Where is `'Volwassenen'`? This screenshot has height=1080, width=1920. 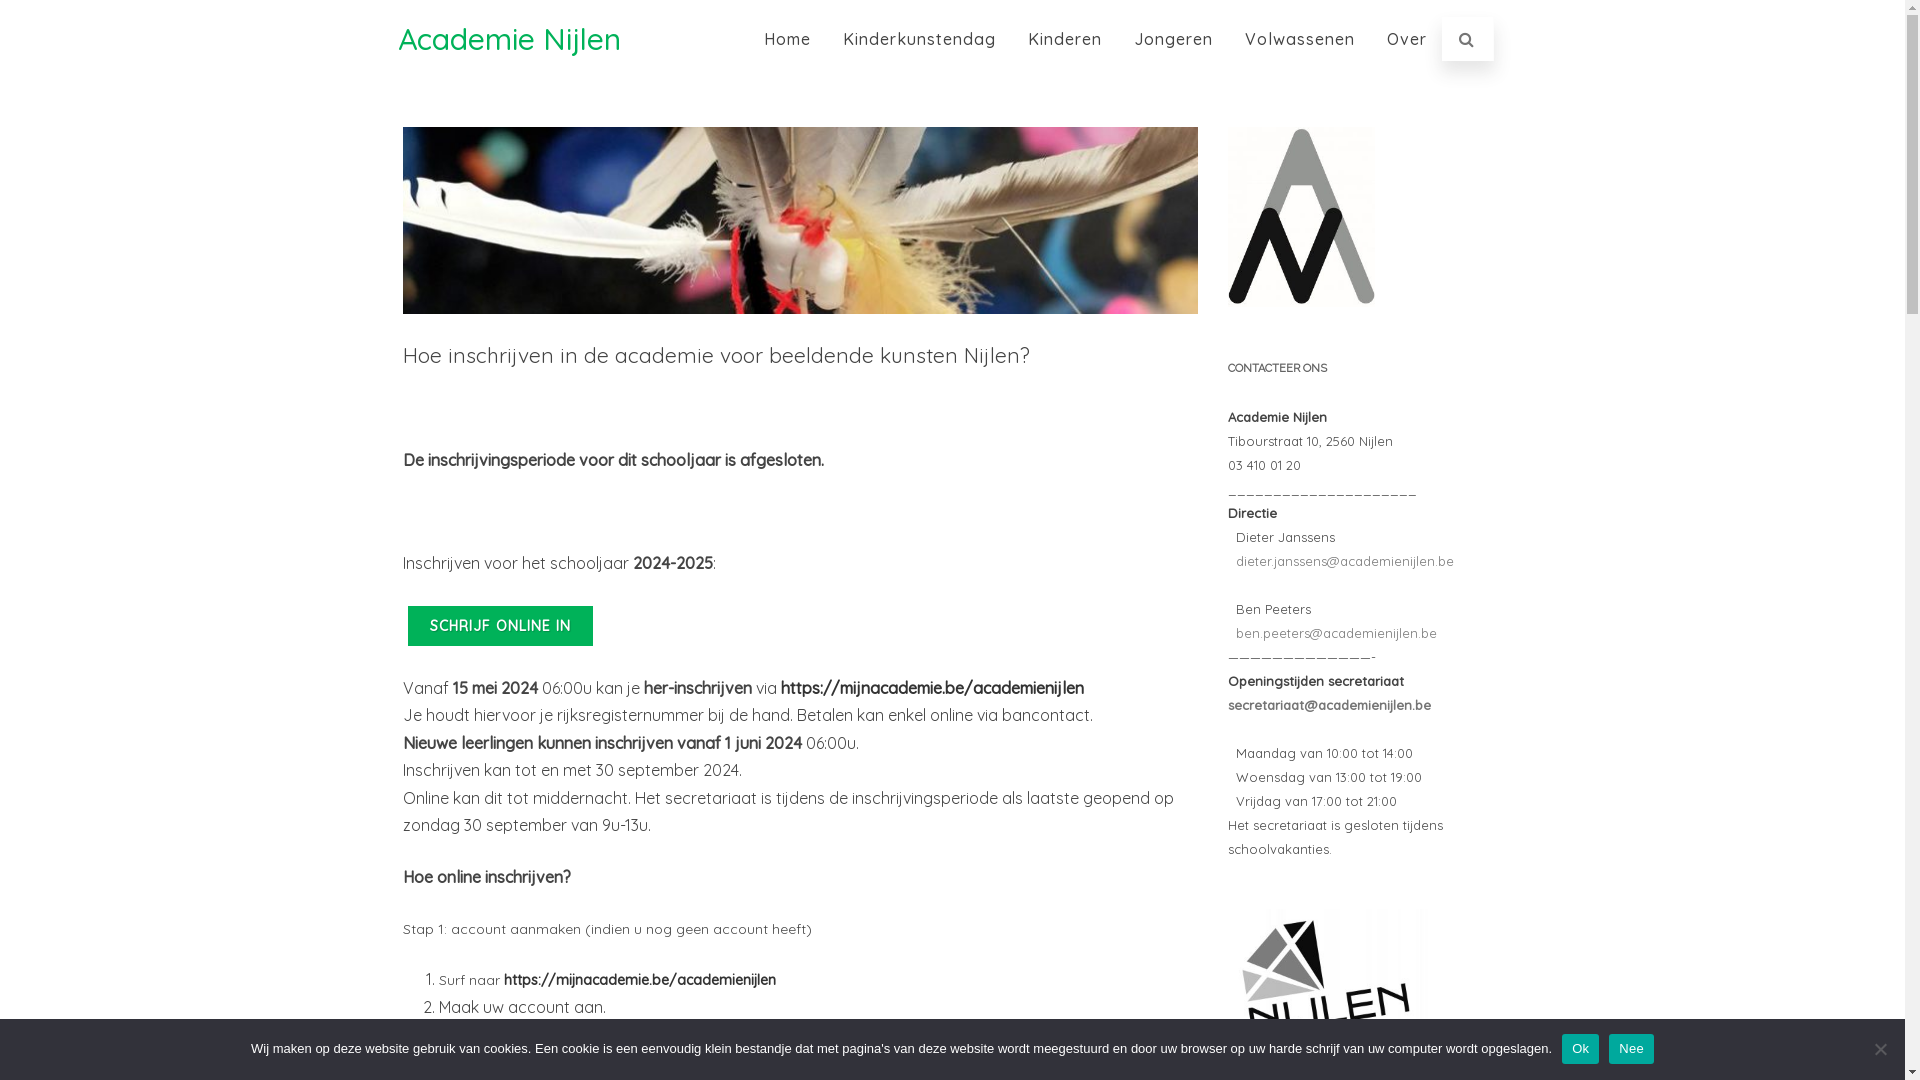 'Volwassenen' is located at coordinates (1300, 38).